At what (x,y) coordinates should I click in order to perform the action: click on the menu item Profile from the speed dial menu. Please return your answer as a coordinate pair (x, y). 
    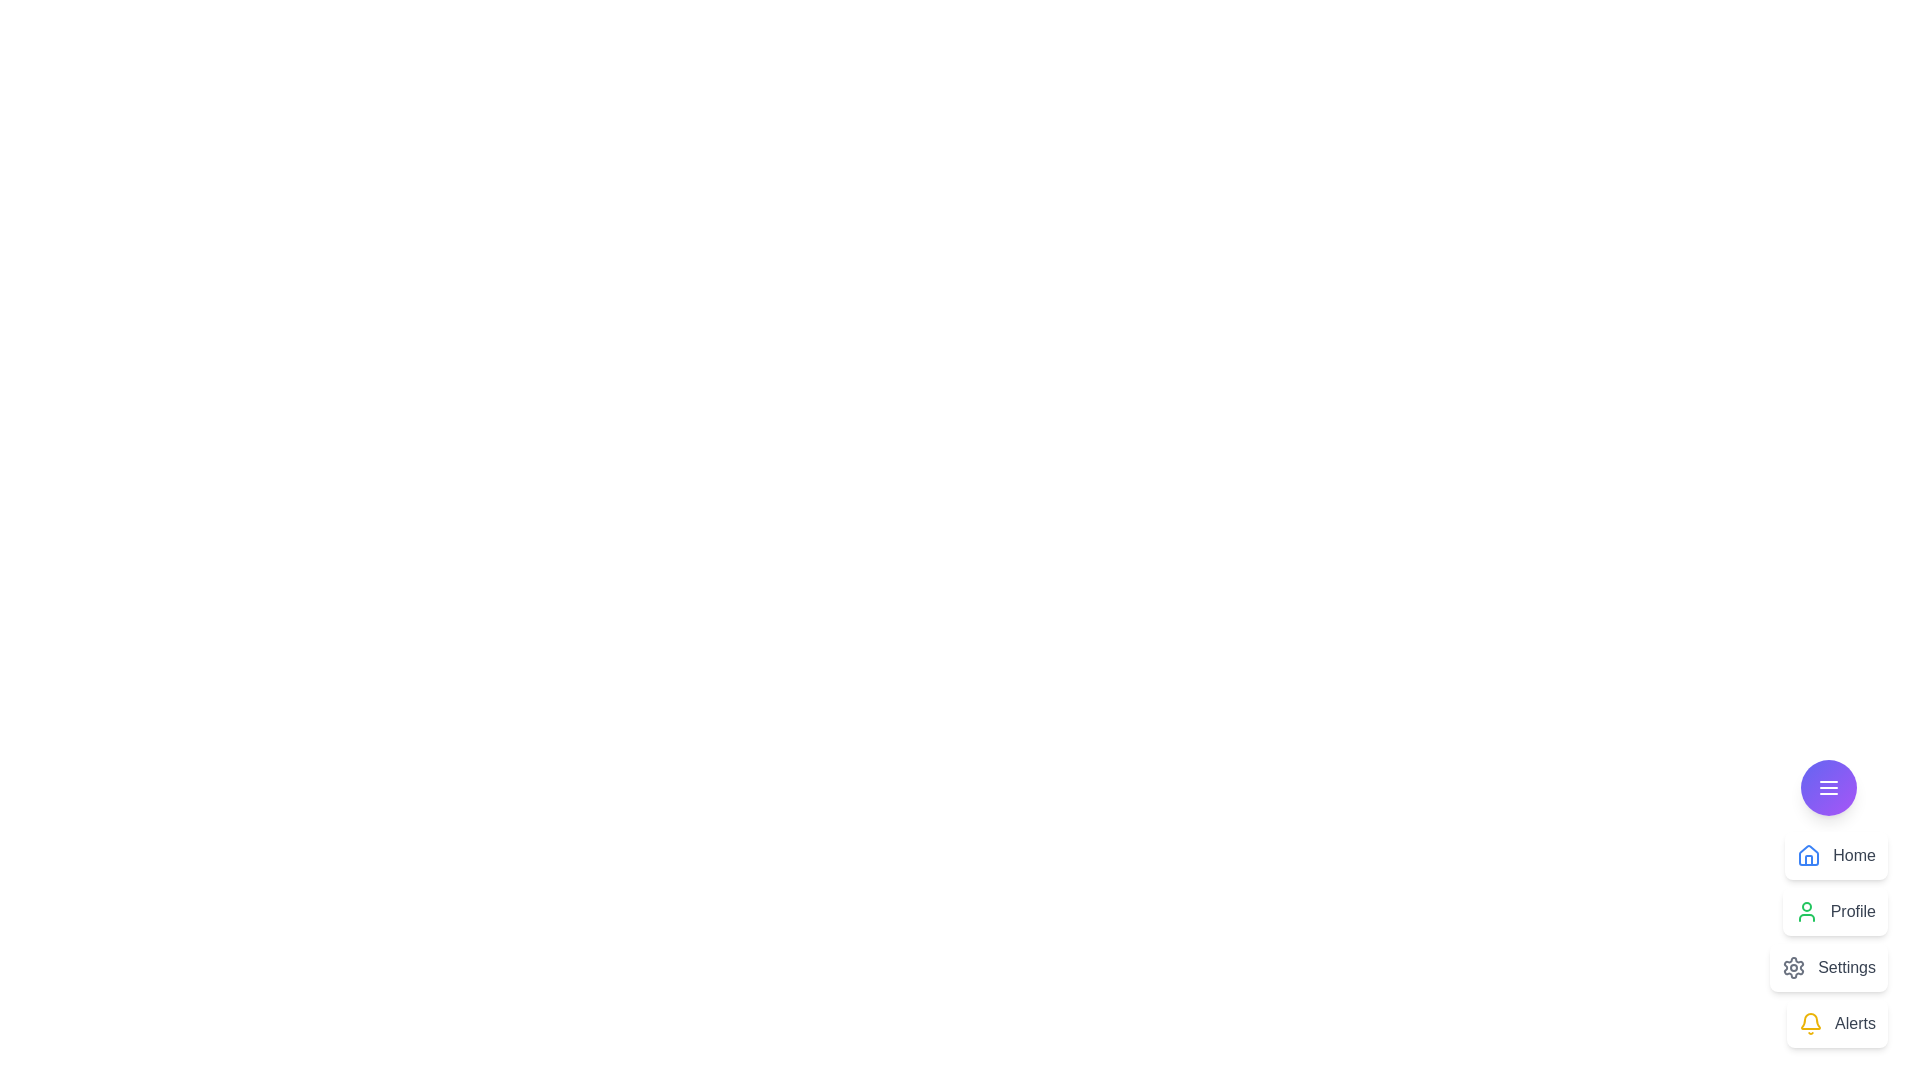
    Looking at the image, I should click on (1835, 911).